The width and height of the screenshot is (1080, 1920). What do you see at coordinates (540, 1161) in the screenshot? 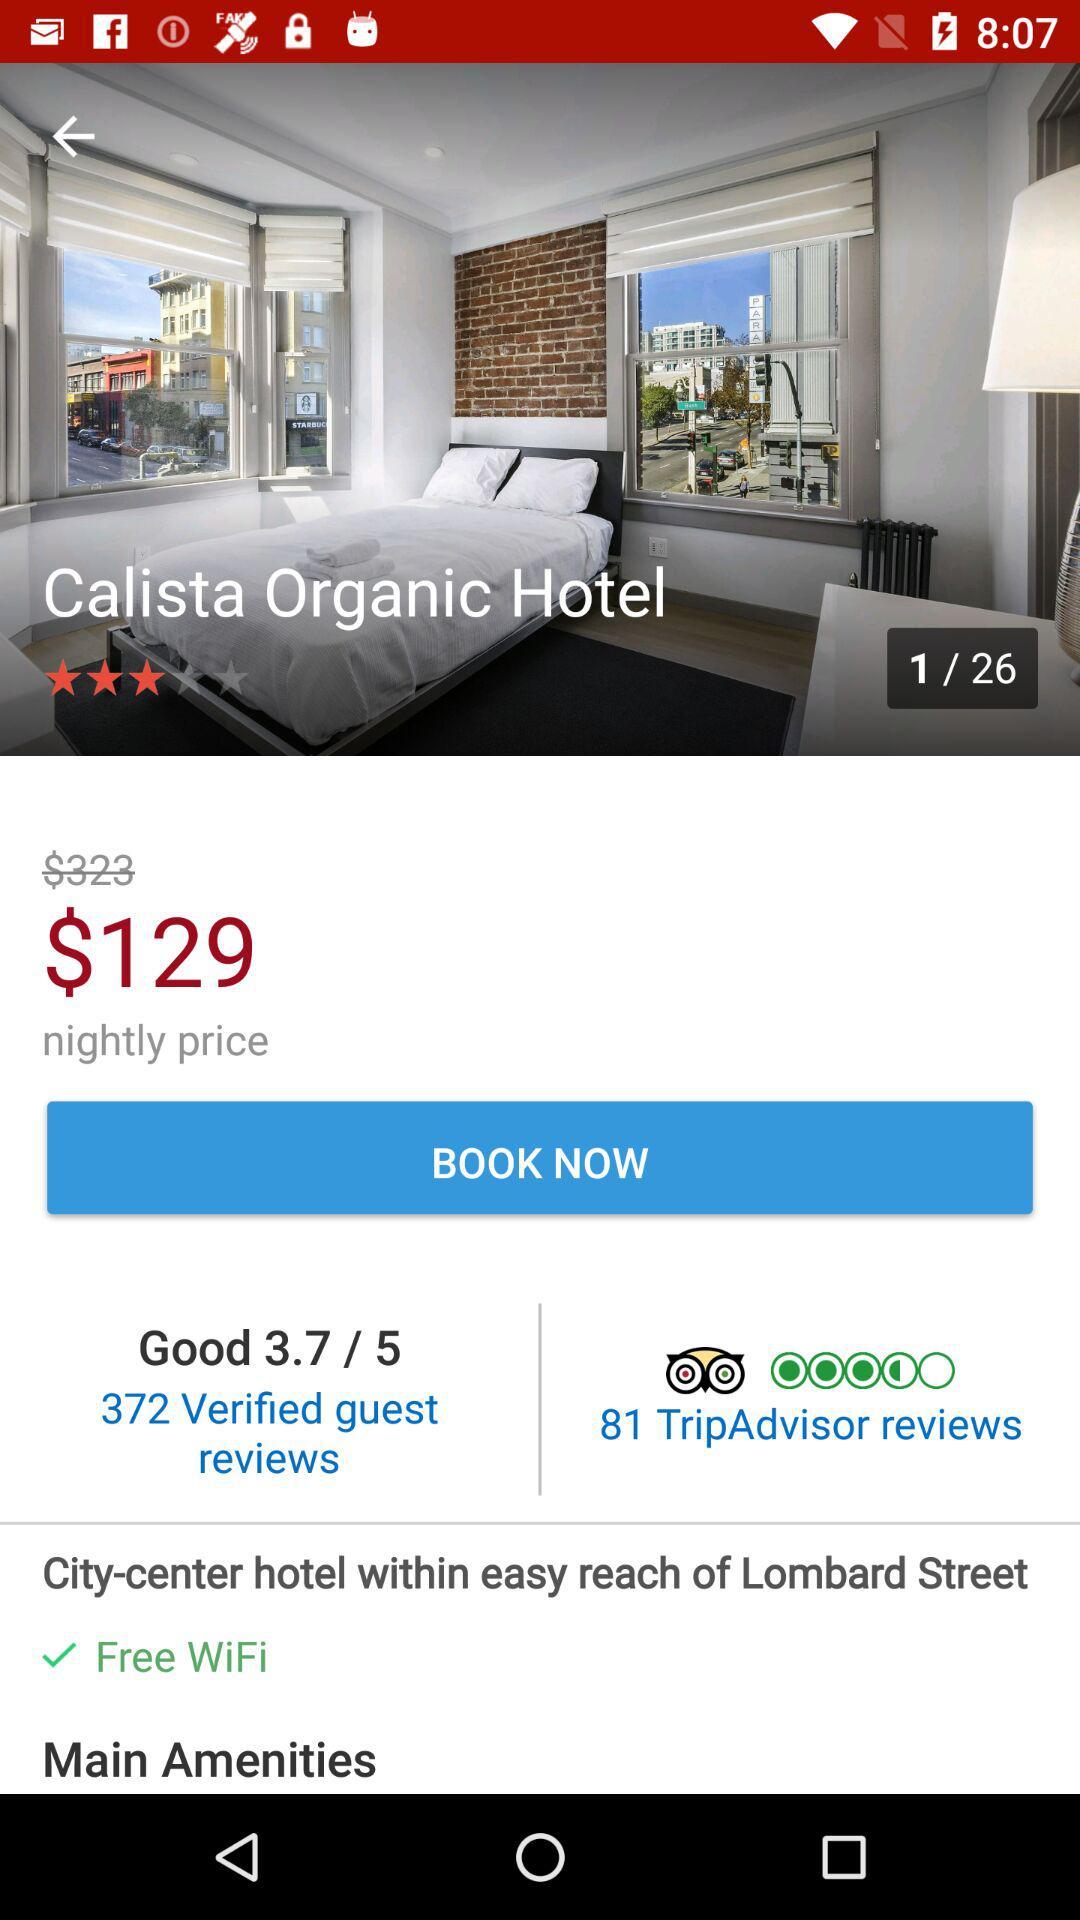
I see `the book now` at bounding box center [540, 1161].